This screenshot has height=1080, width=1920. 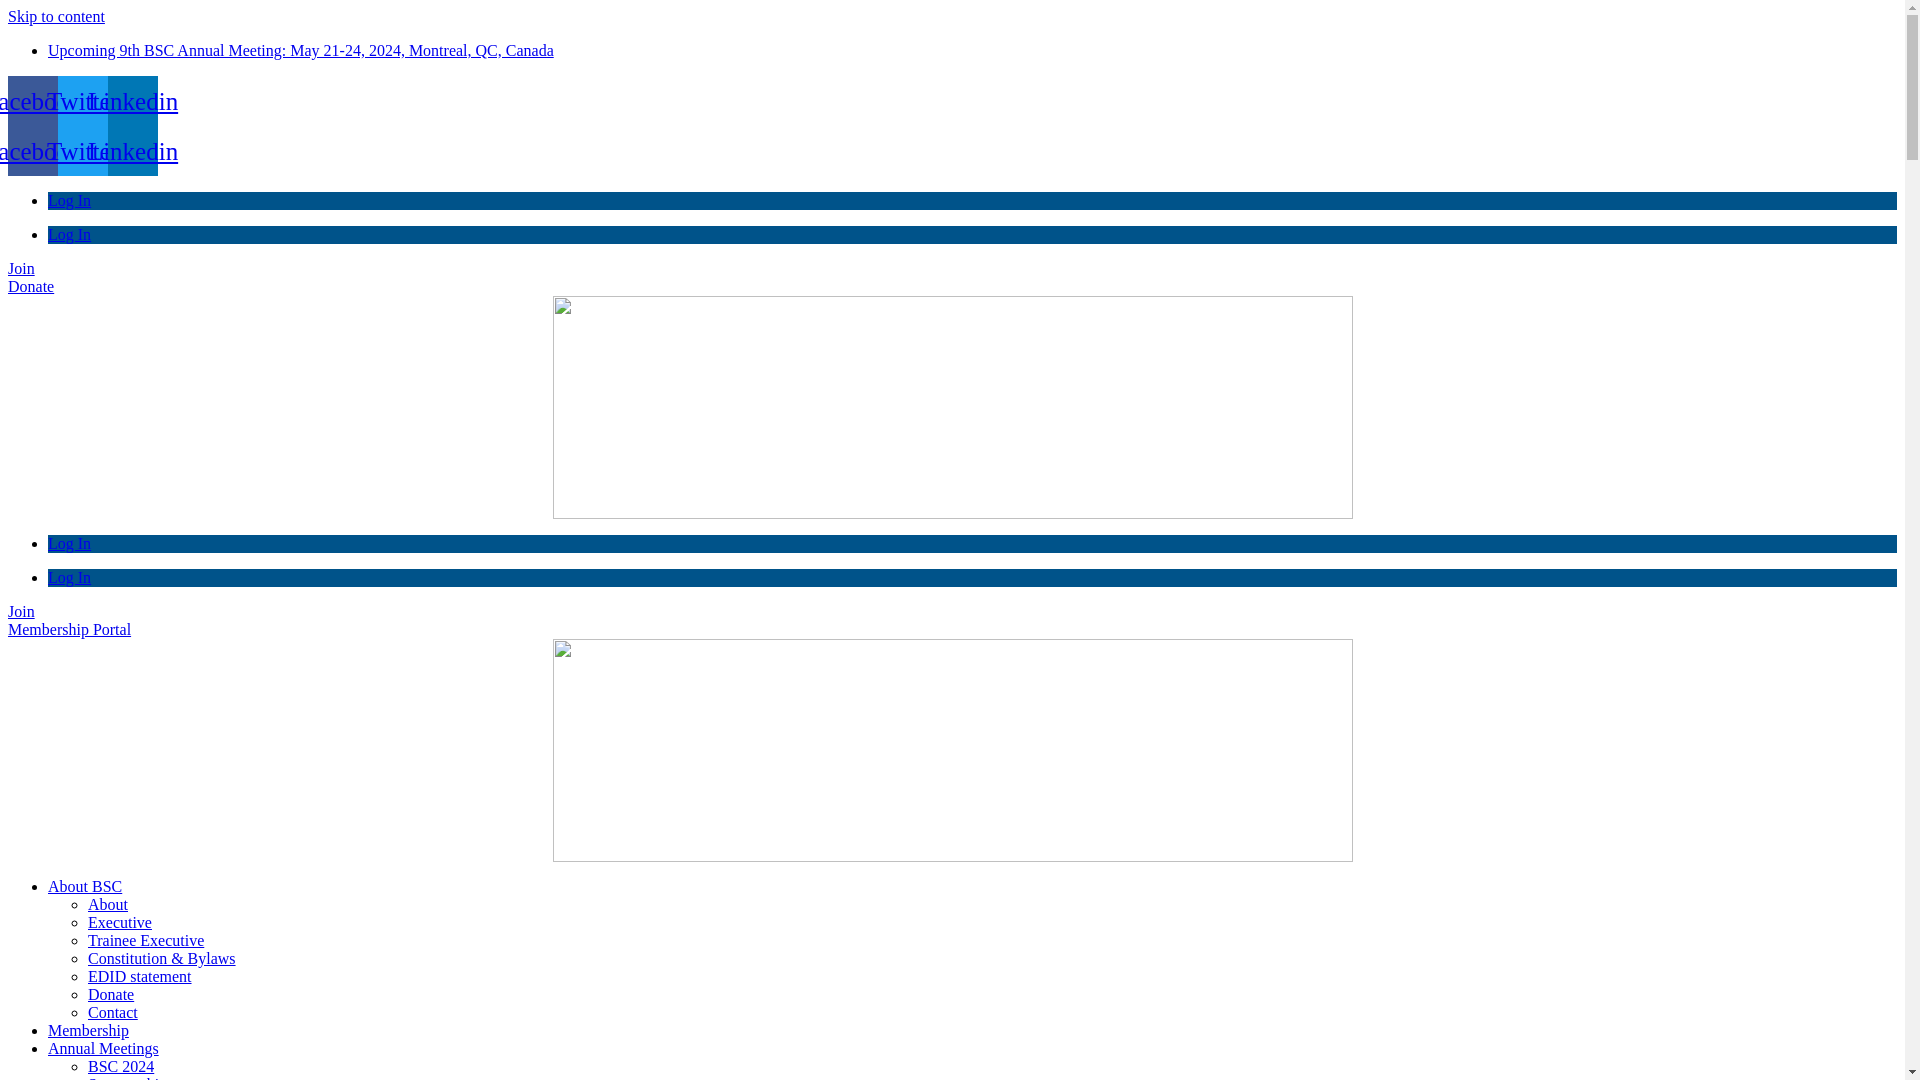 I want to click on 'Donate', so click(x=109, y=994).